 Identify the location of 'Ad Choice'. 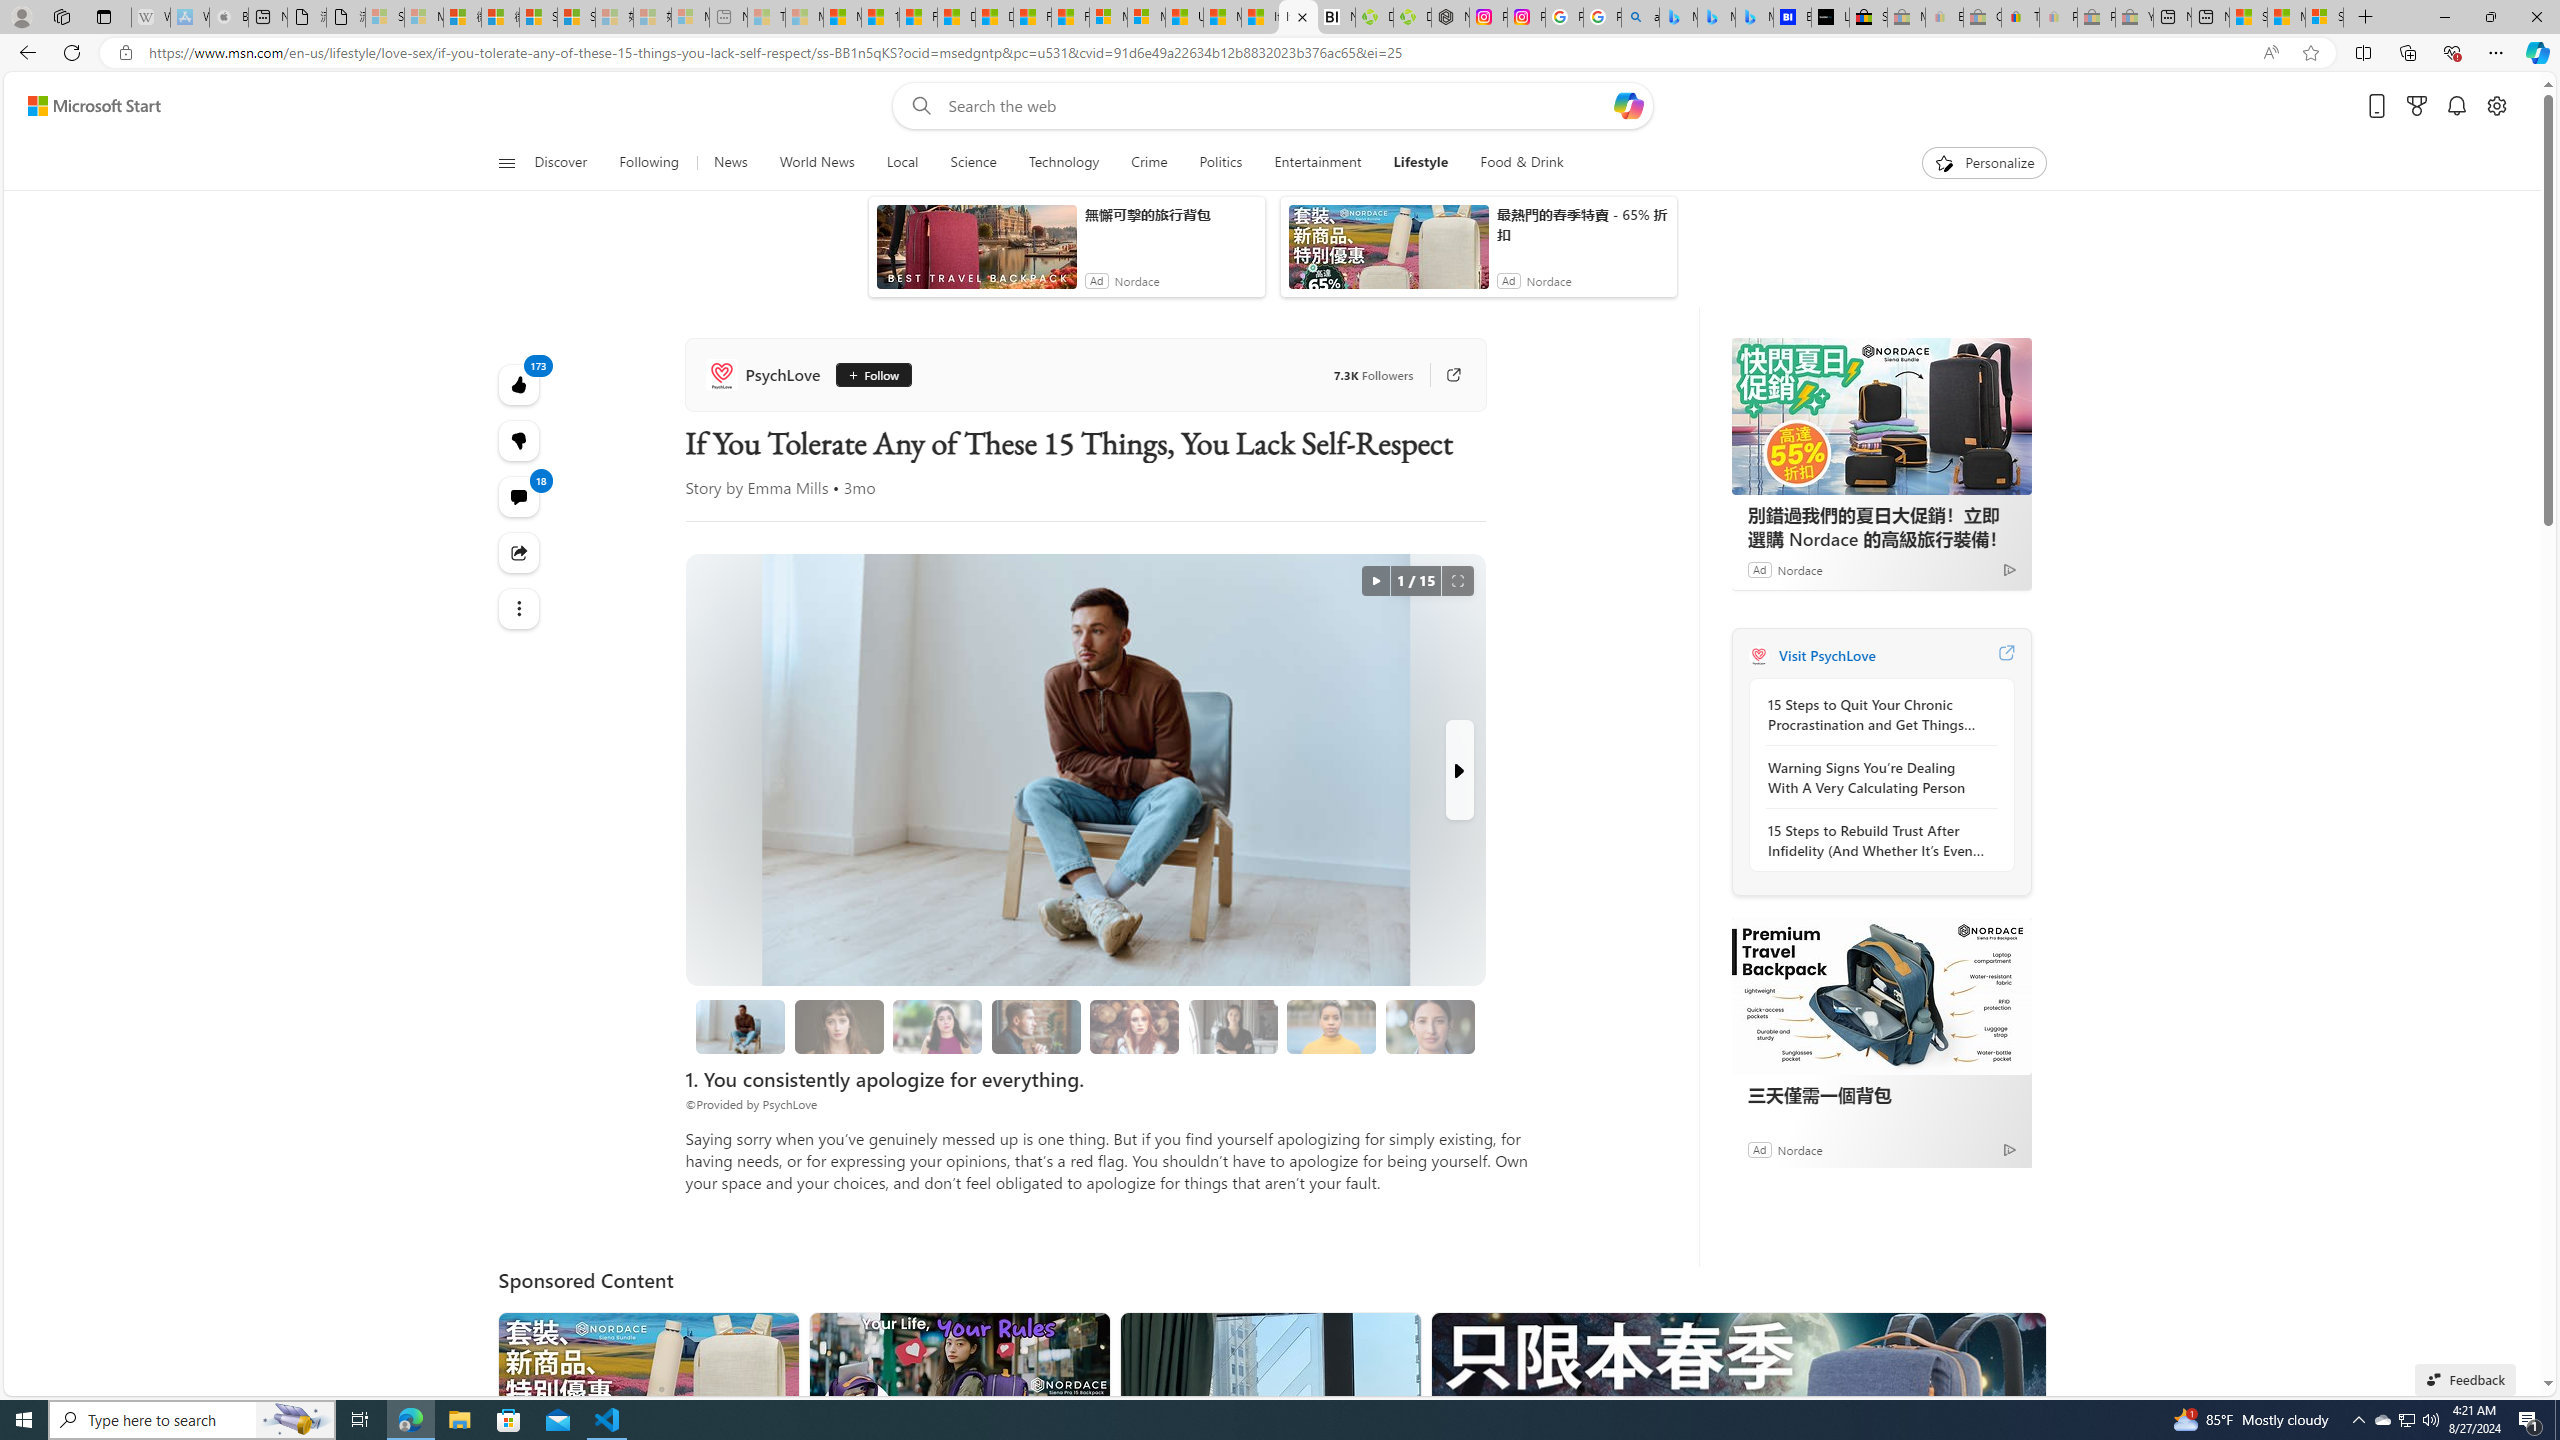
(2009, 1148).